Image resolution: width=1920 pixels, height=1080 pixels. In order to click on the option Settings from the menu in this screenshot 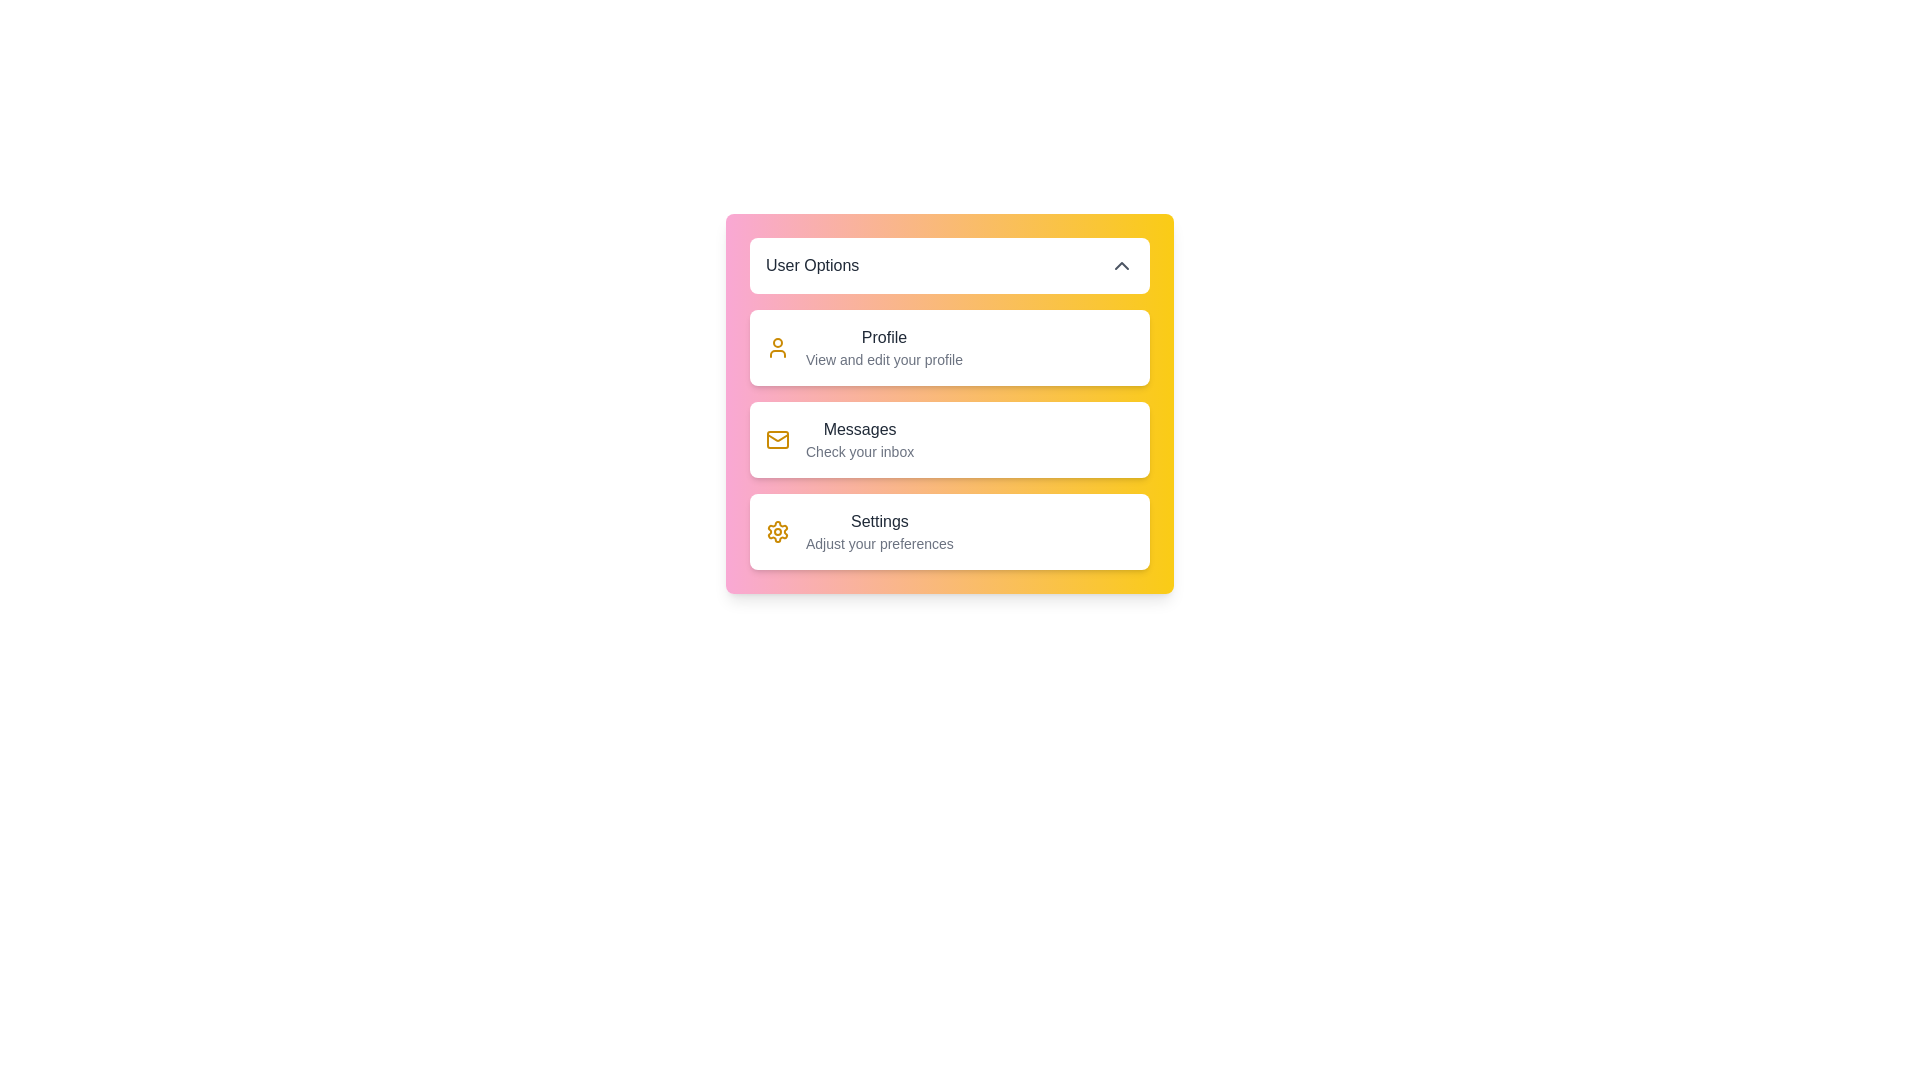, I will do `click(859, 531)`.